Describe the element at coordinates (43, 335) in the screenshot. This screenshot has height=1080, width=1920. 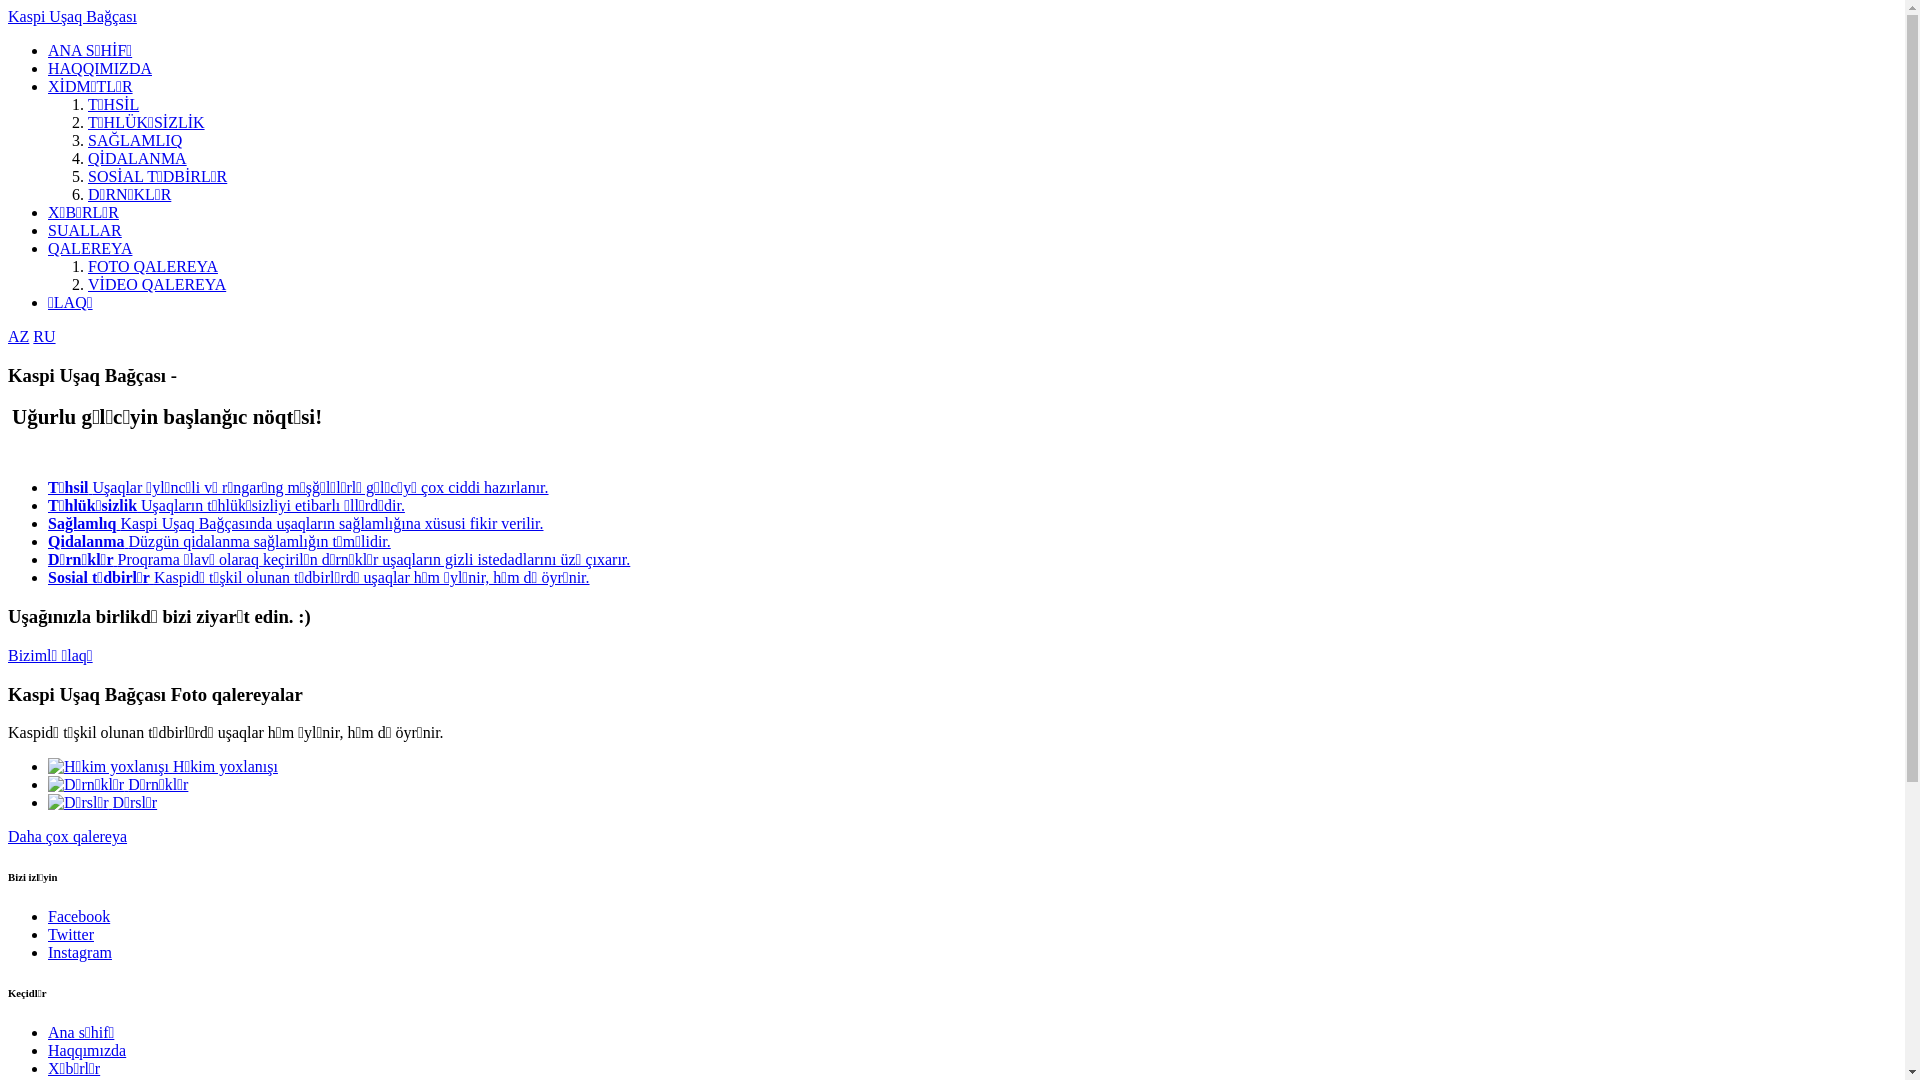
I see `'RU'` at that location.